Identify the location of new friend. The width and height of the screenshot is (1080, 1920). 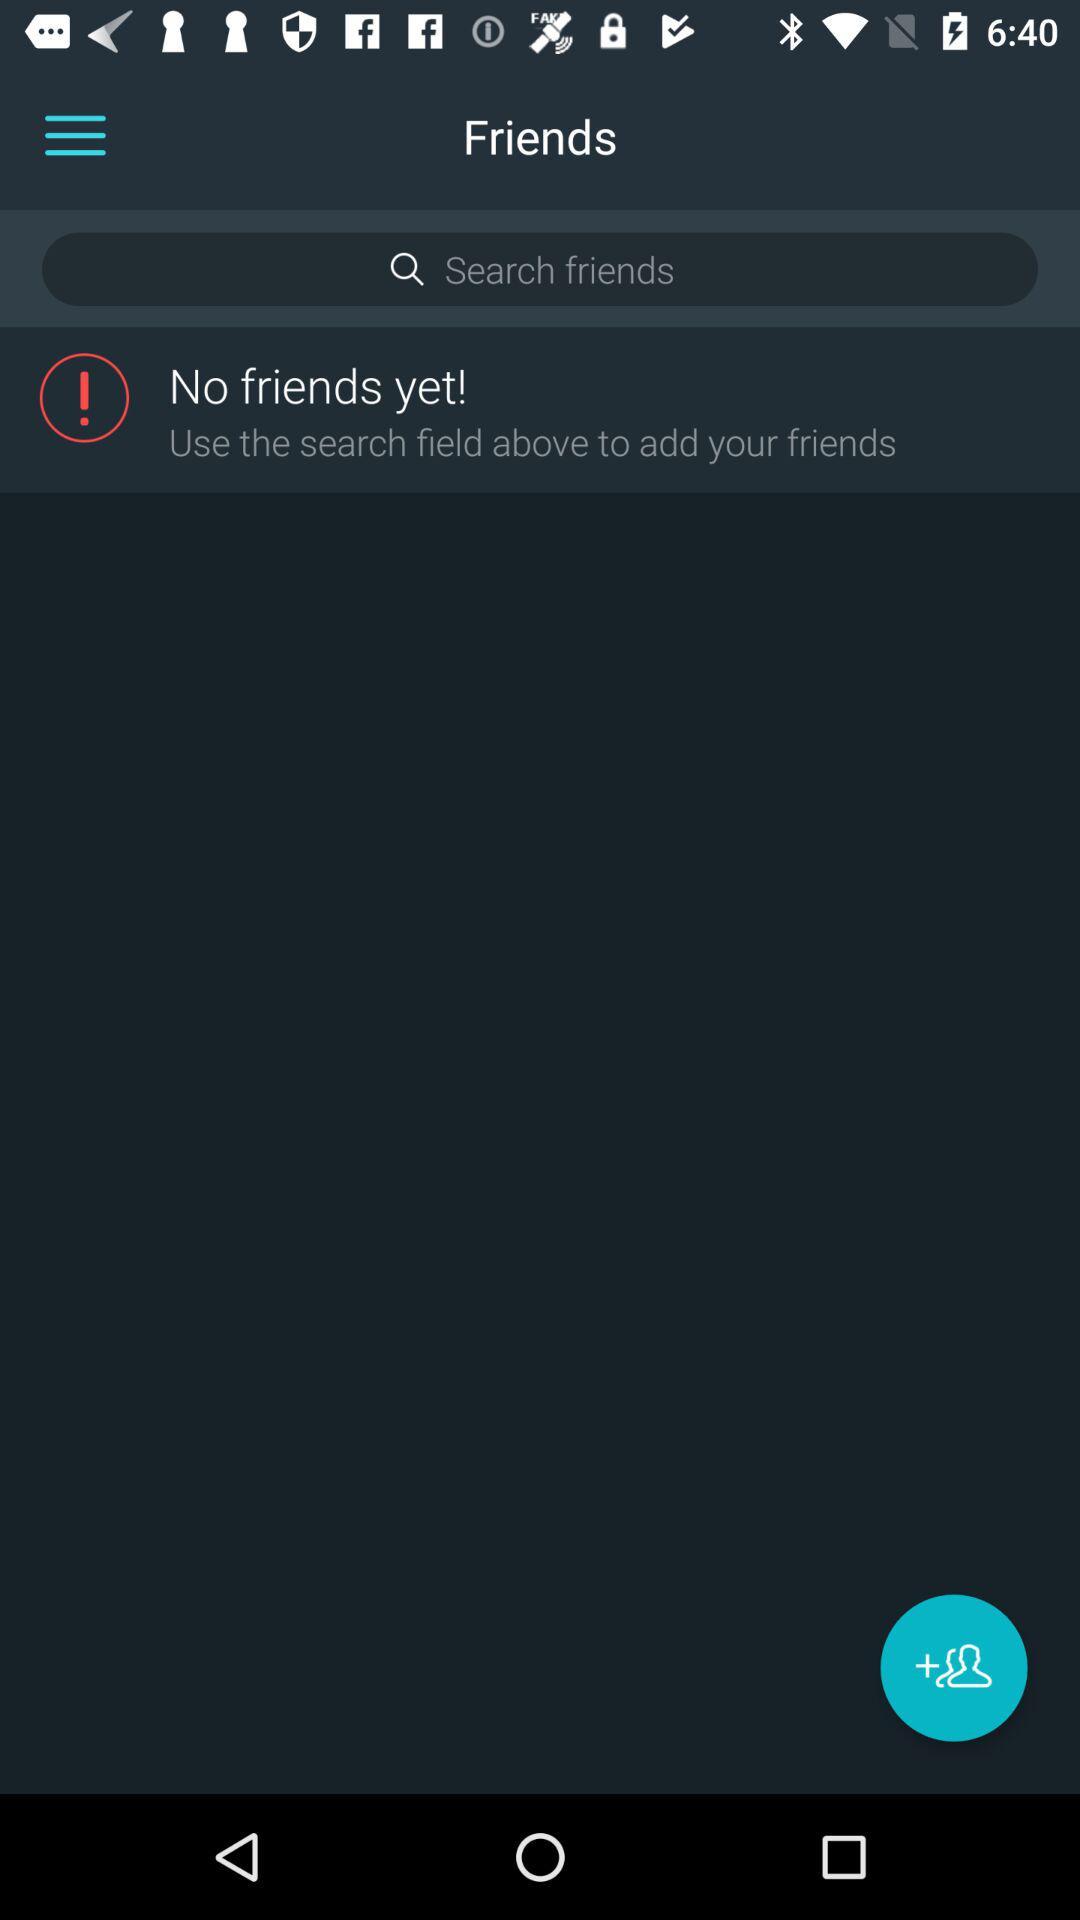
(952, 1667).